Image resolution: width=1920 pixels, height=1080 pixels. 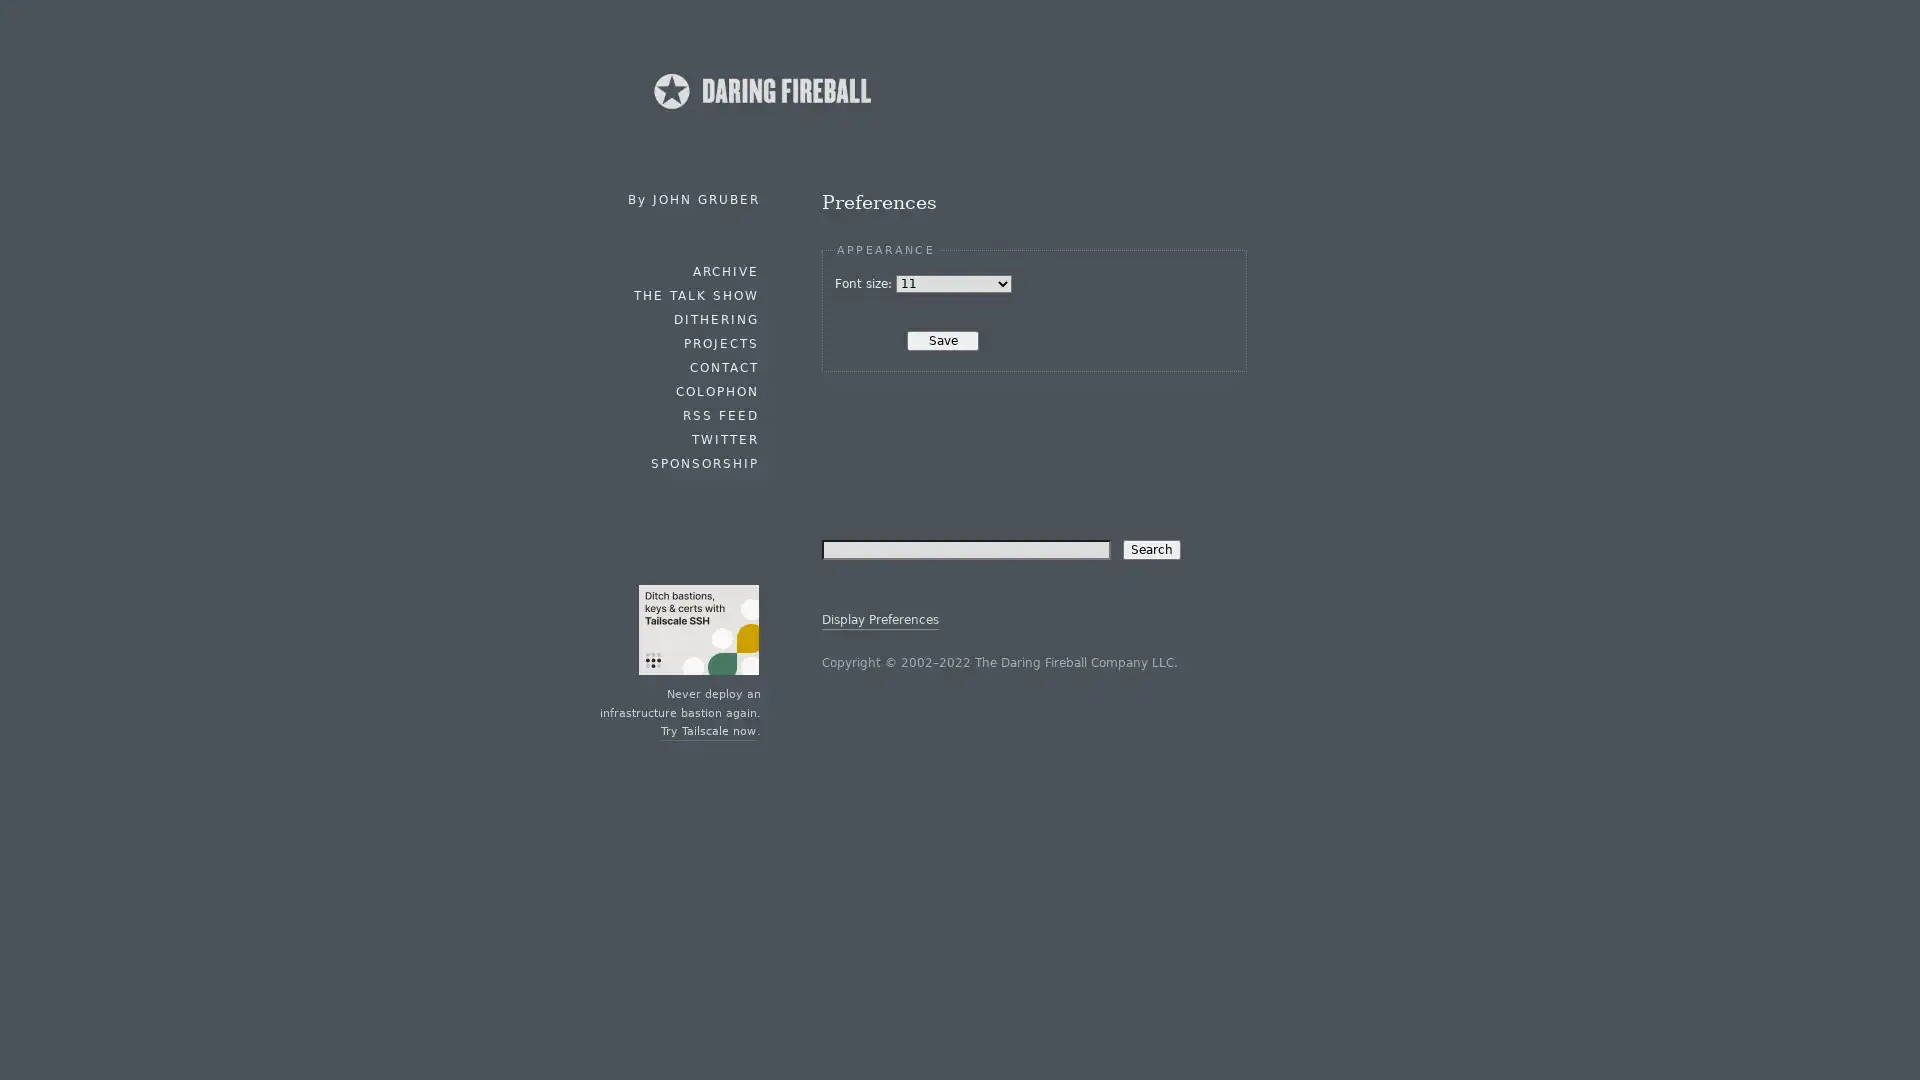 I want to click on Search, so click(x=1151, y=548).